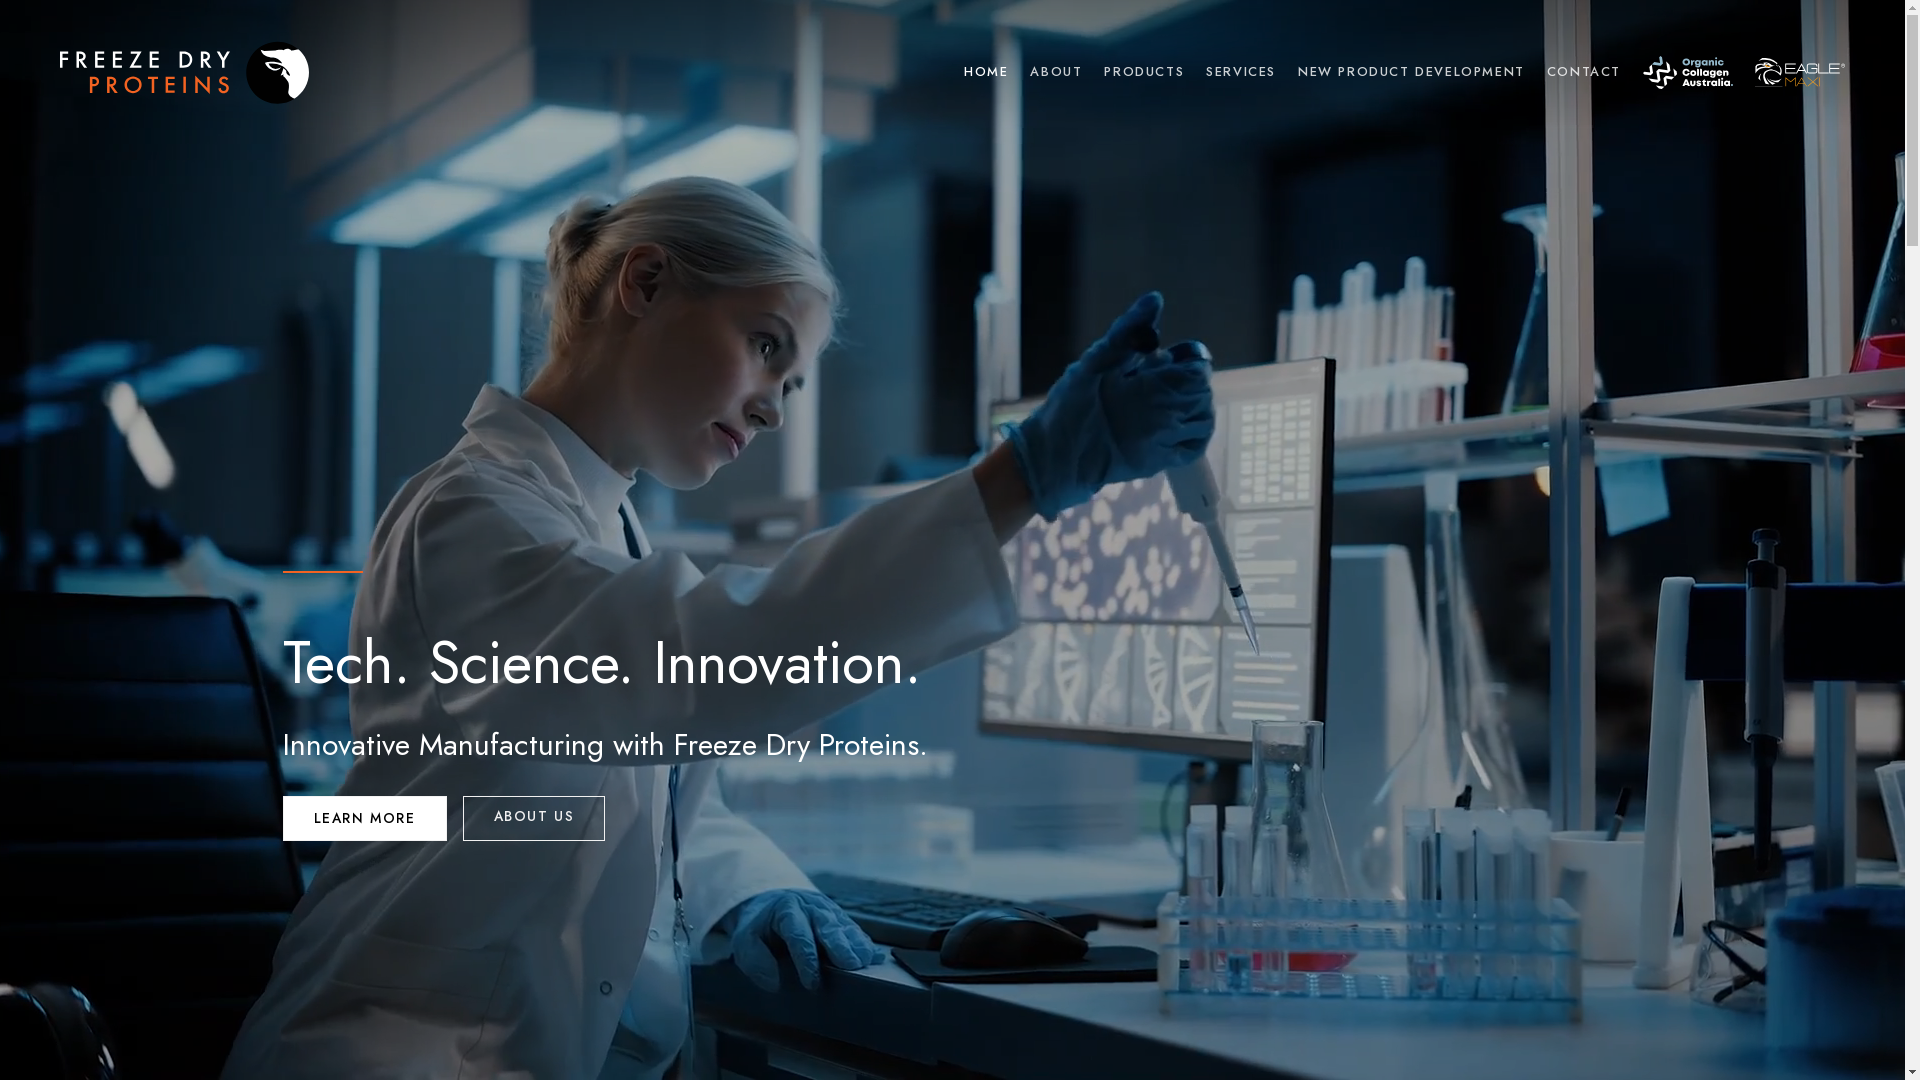 Image resolution: width=1920 pixels, height=1080 pixels. What do you see at coordinates (1583, 71) in the screenshot?
I see `'CONTACT'` at bounding box center [1583, 71].